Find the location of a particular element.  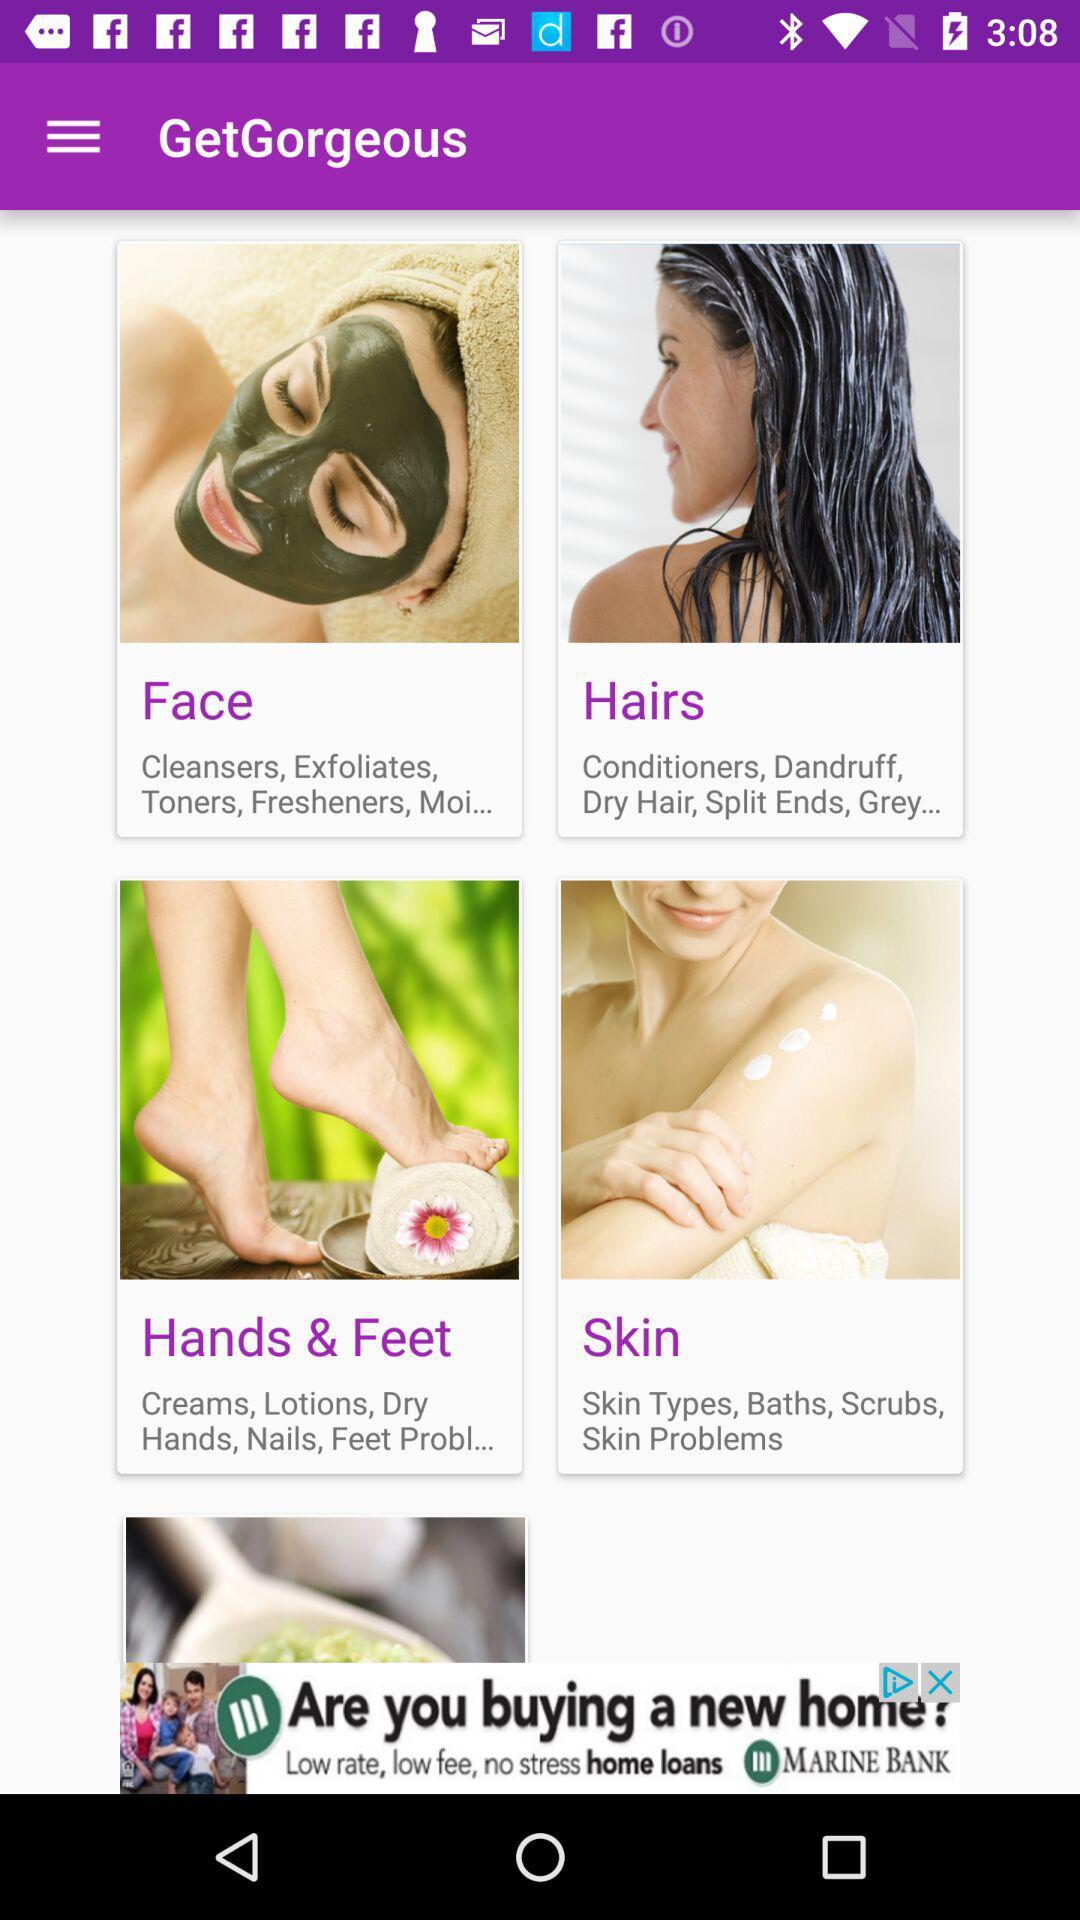

to select options for hands feet is located at coordinates (318, 1175).